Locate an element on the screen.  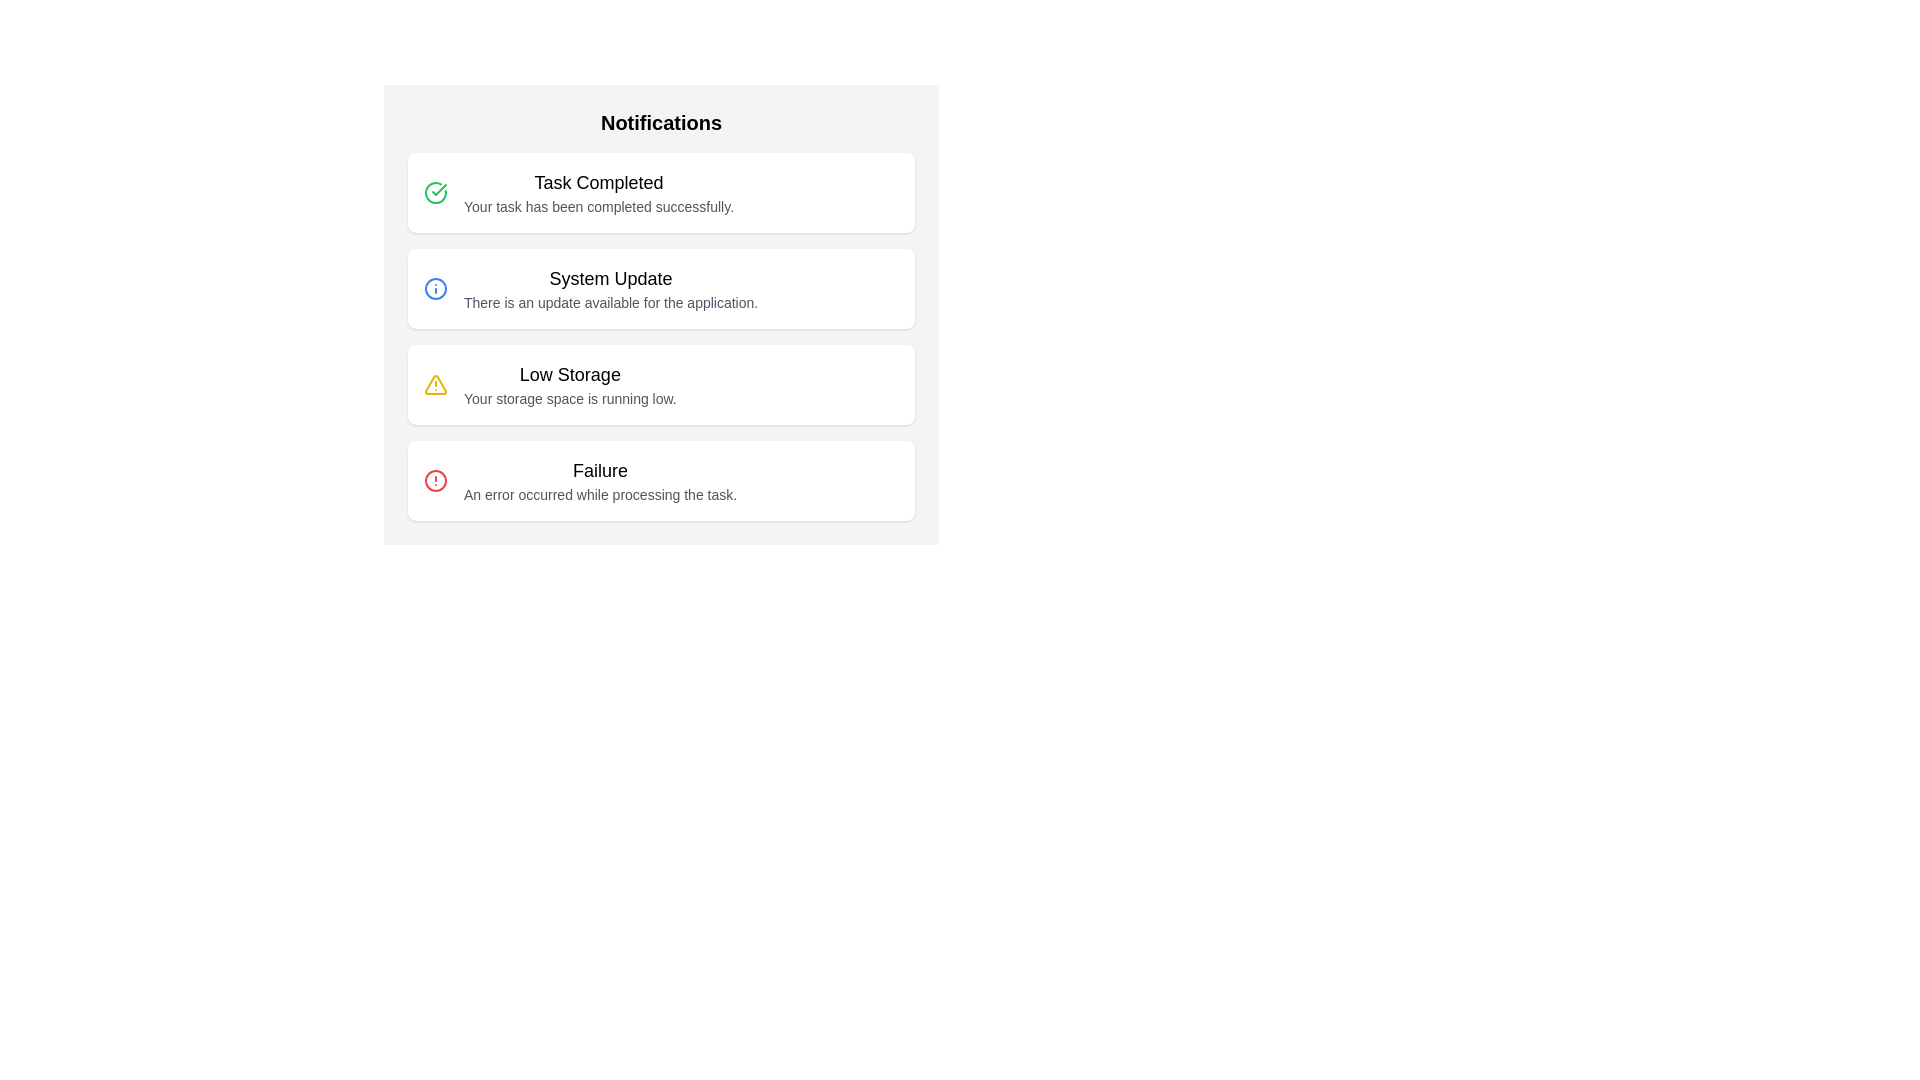
text that informs the user about the availability of an application update, located under the 'System Update' heading in the second notification of the list is located at coordinates (610, 303).